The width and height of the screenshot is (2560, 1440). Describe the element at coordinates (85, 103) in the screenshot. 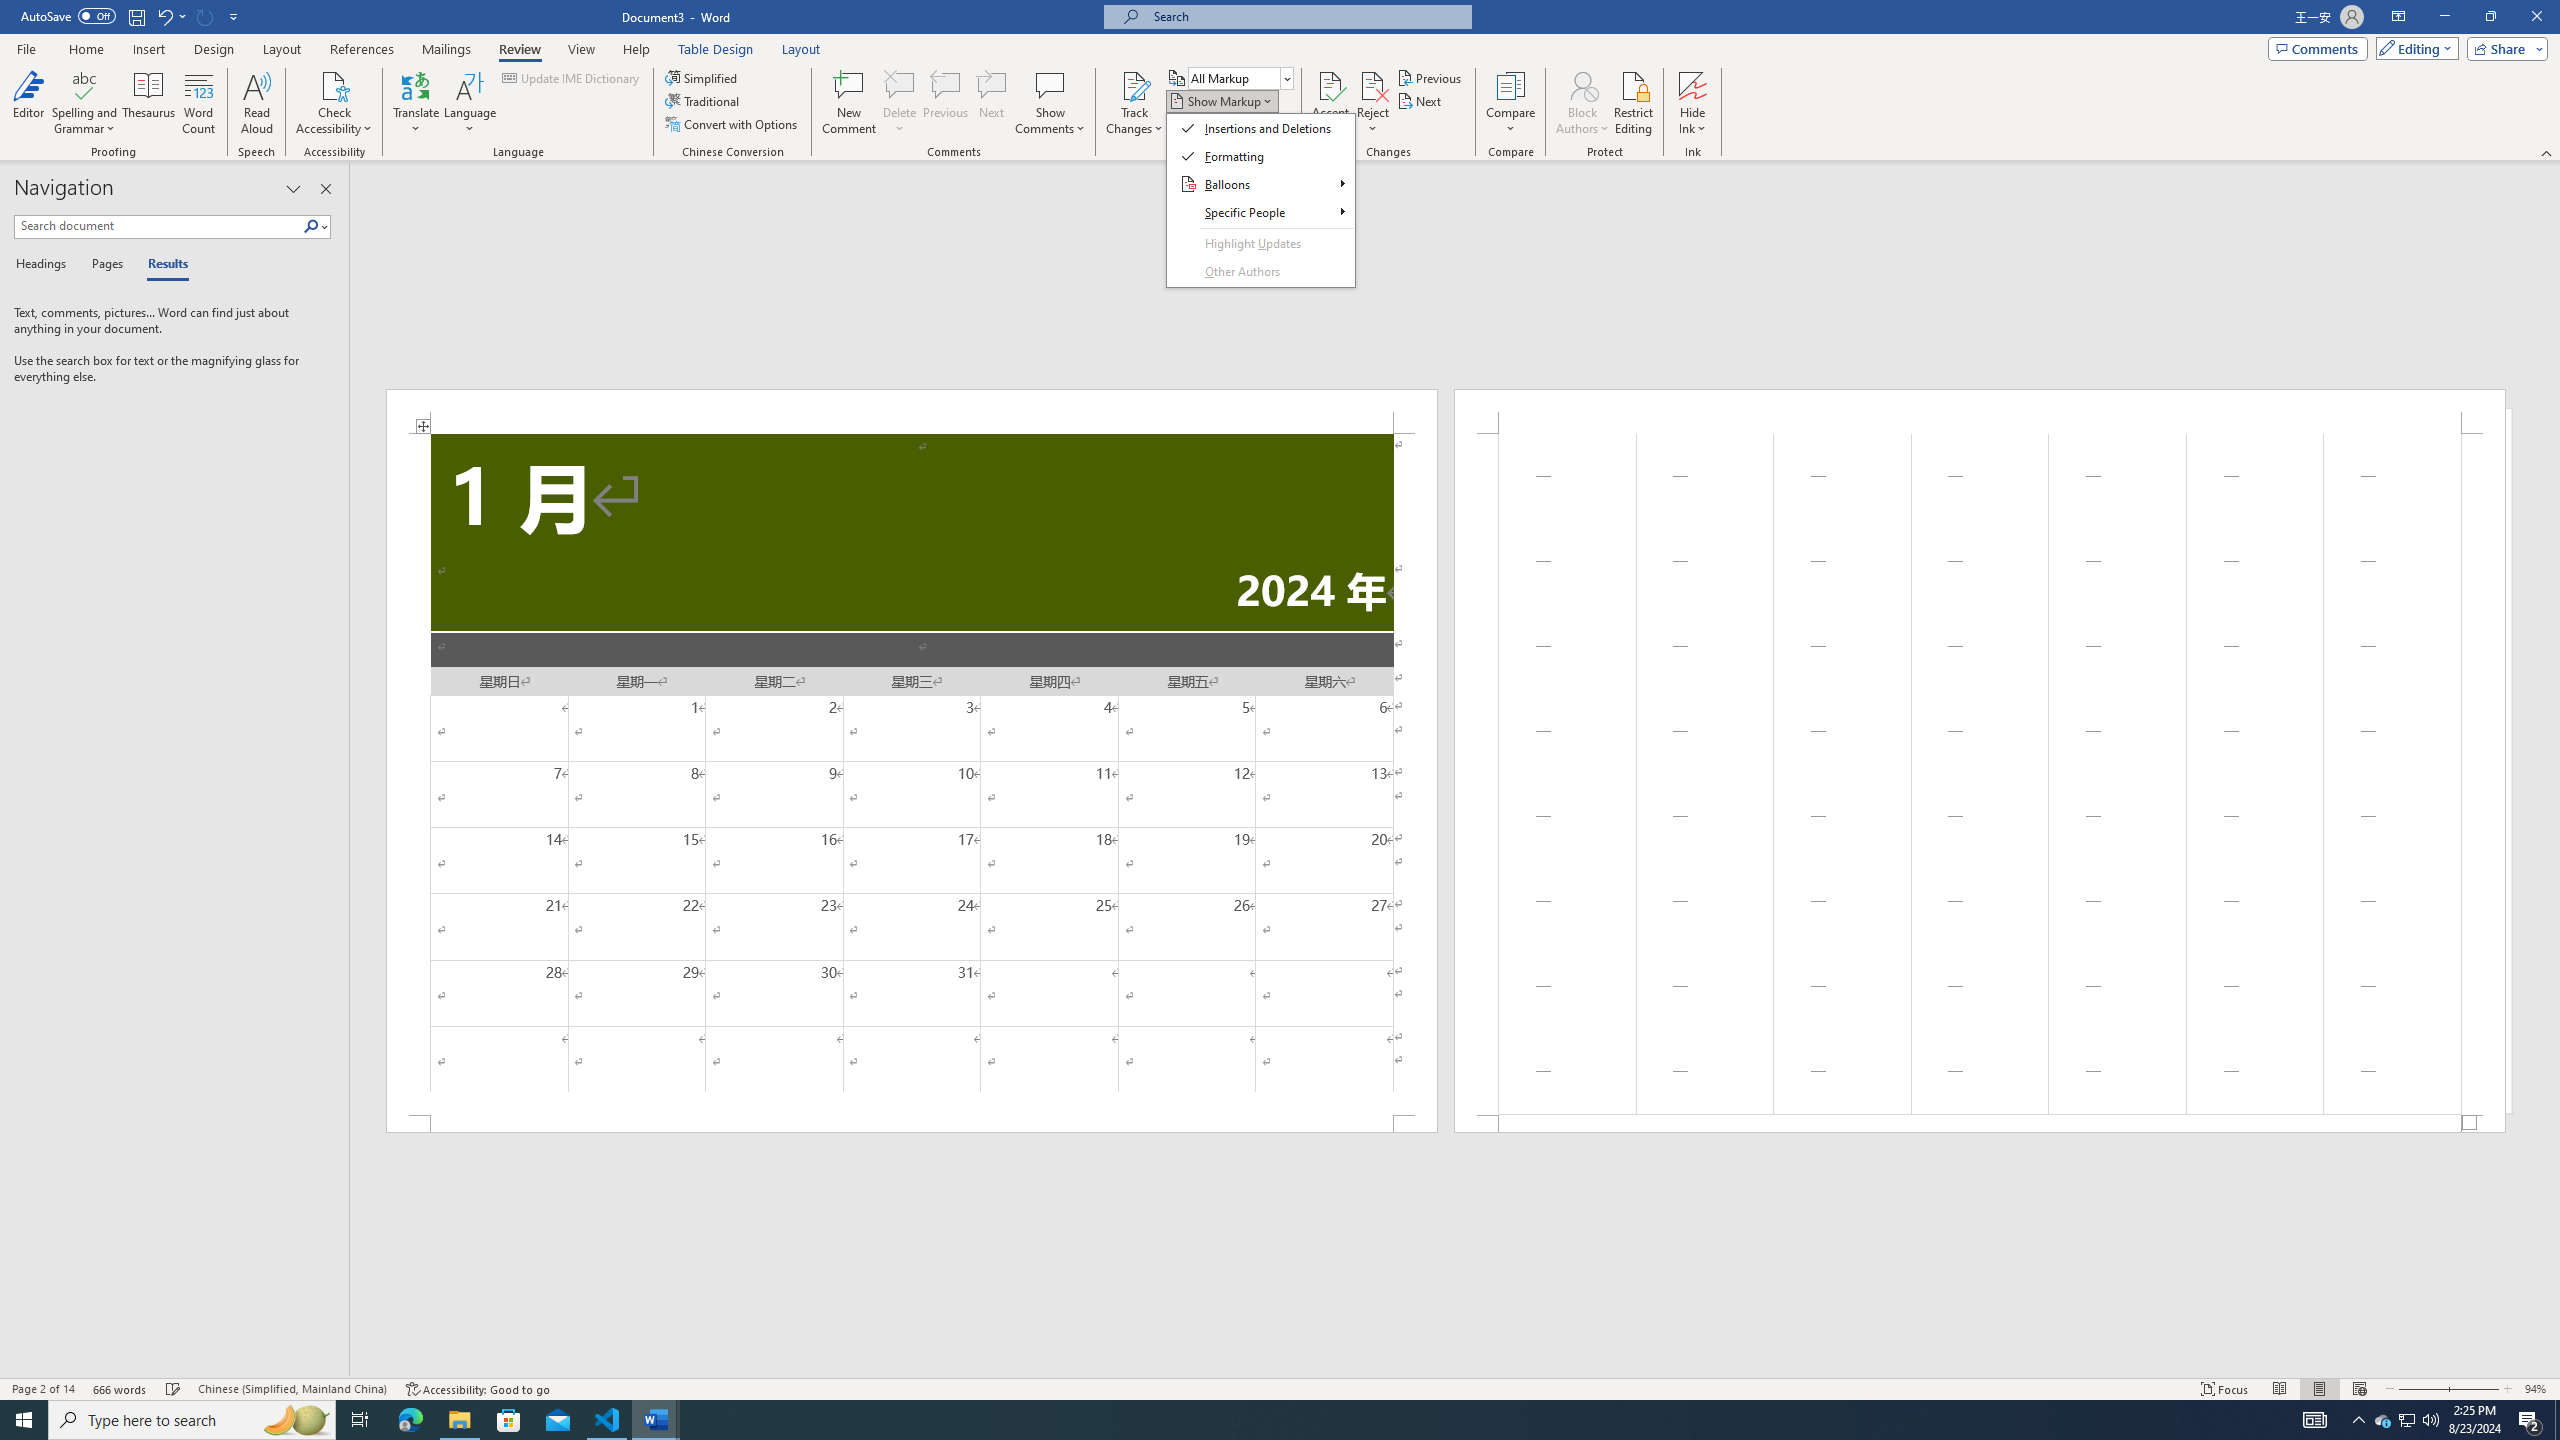

I see `'Spelling and Grammar'` at that location.